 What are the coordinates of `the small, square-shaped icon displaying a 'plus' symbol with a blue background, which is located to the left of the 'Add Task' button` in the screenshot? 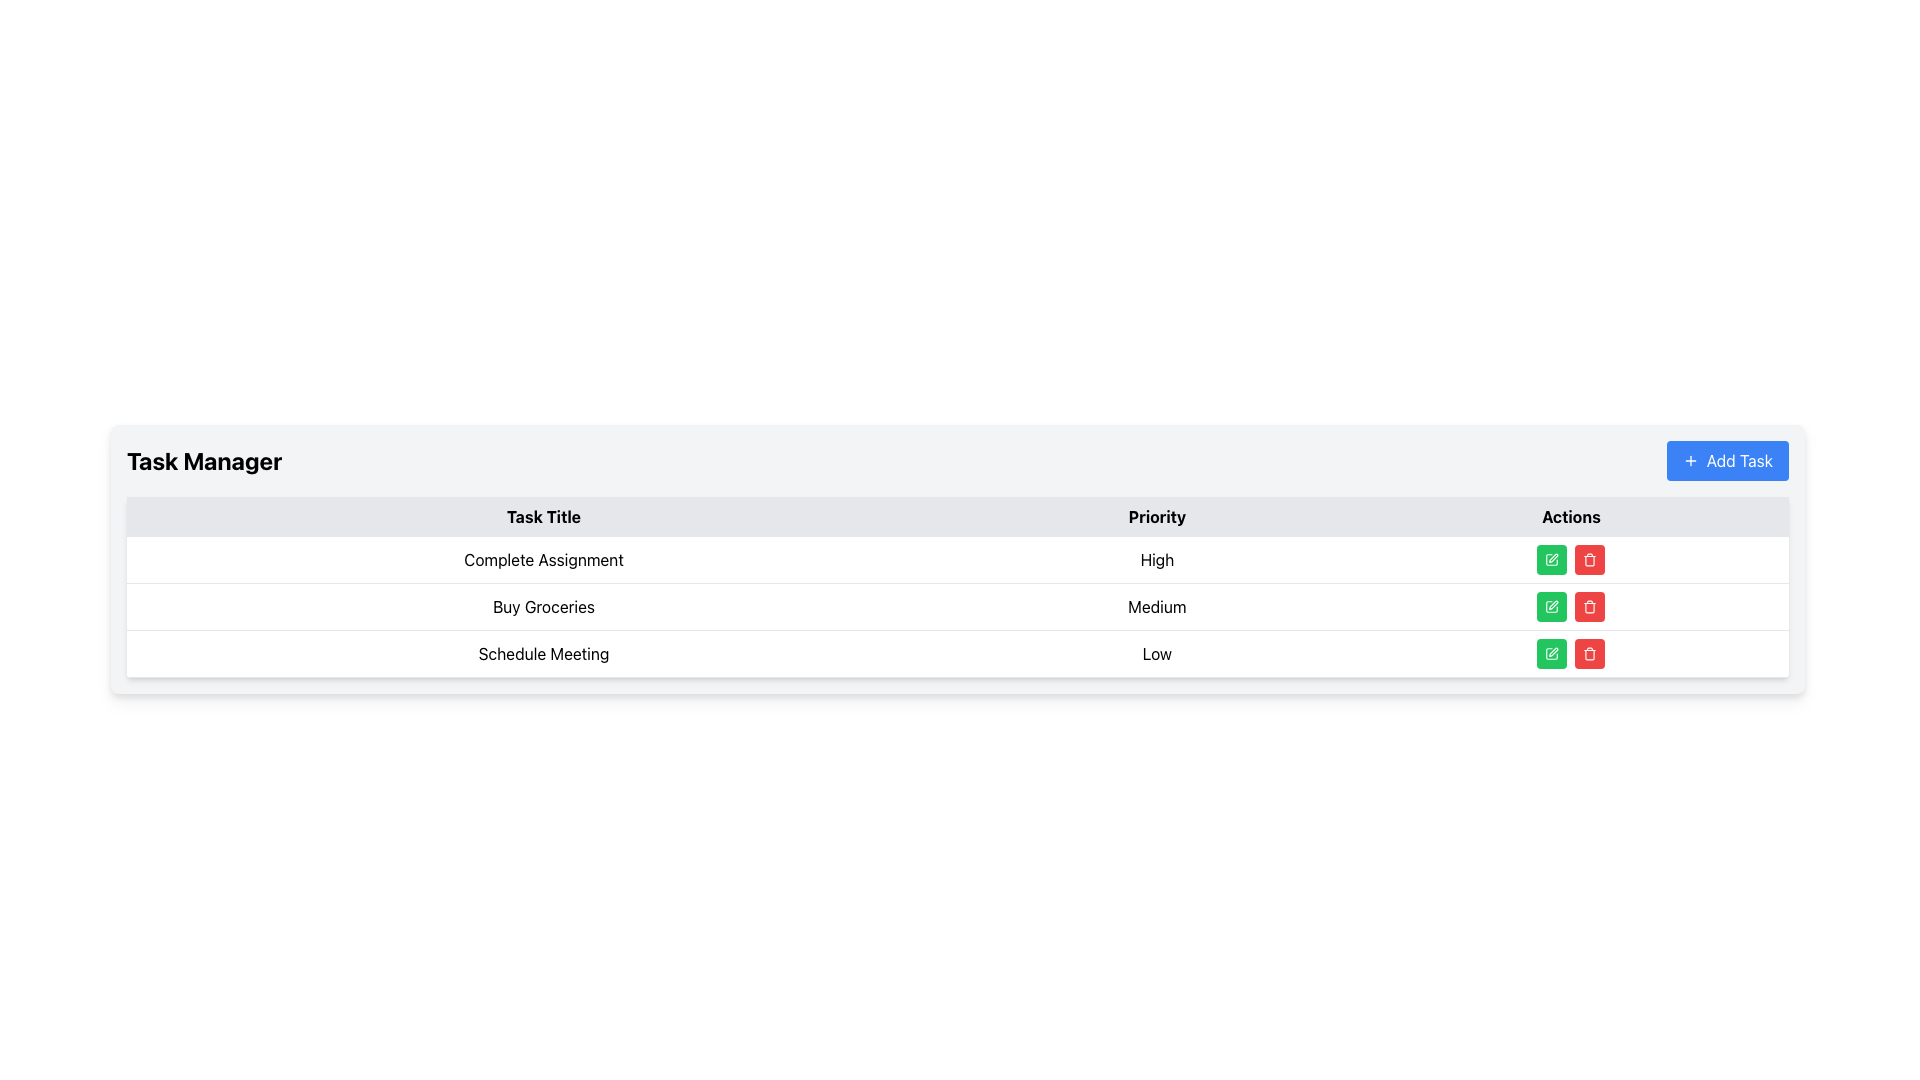 It's located at (1689, 461).